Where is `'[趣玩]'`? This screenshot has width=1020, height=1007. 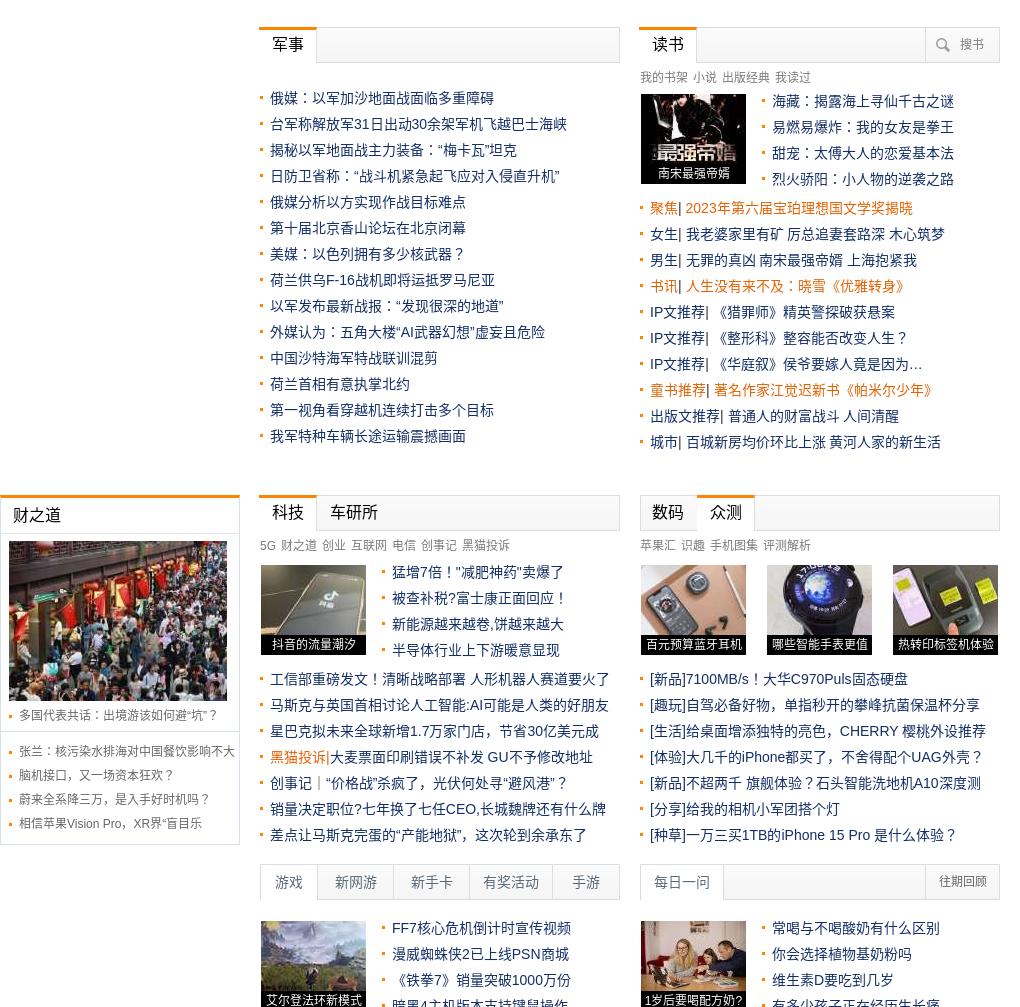
'[趣玩]' is located at coordinates (667, 704).